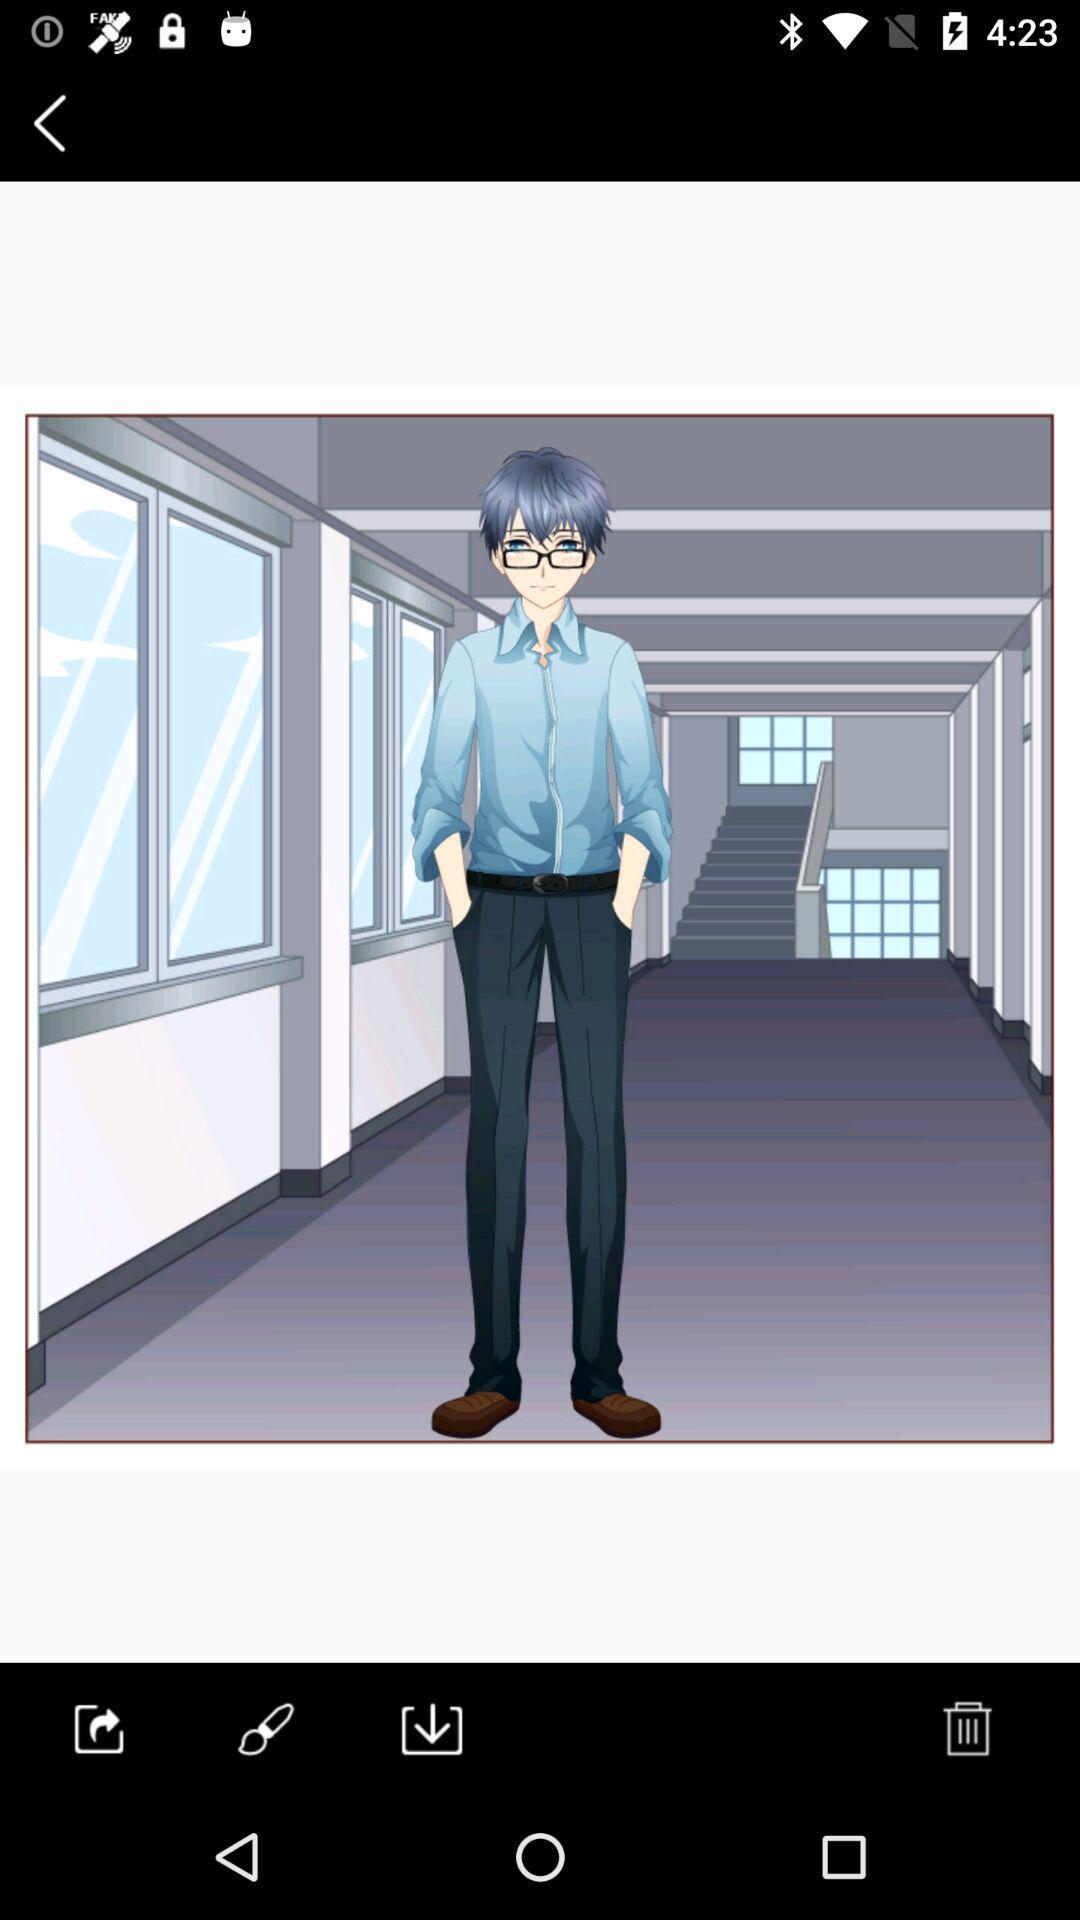 Image resolution: width=1080 pixels, height=1920 pixels. Describe the element at coordinates (430, 1727) in the screenshot. I see `the file_download icon` at that location.